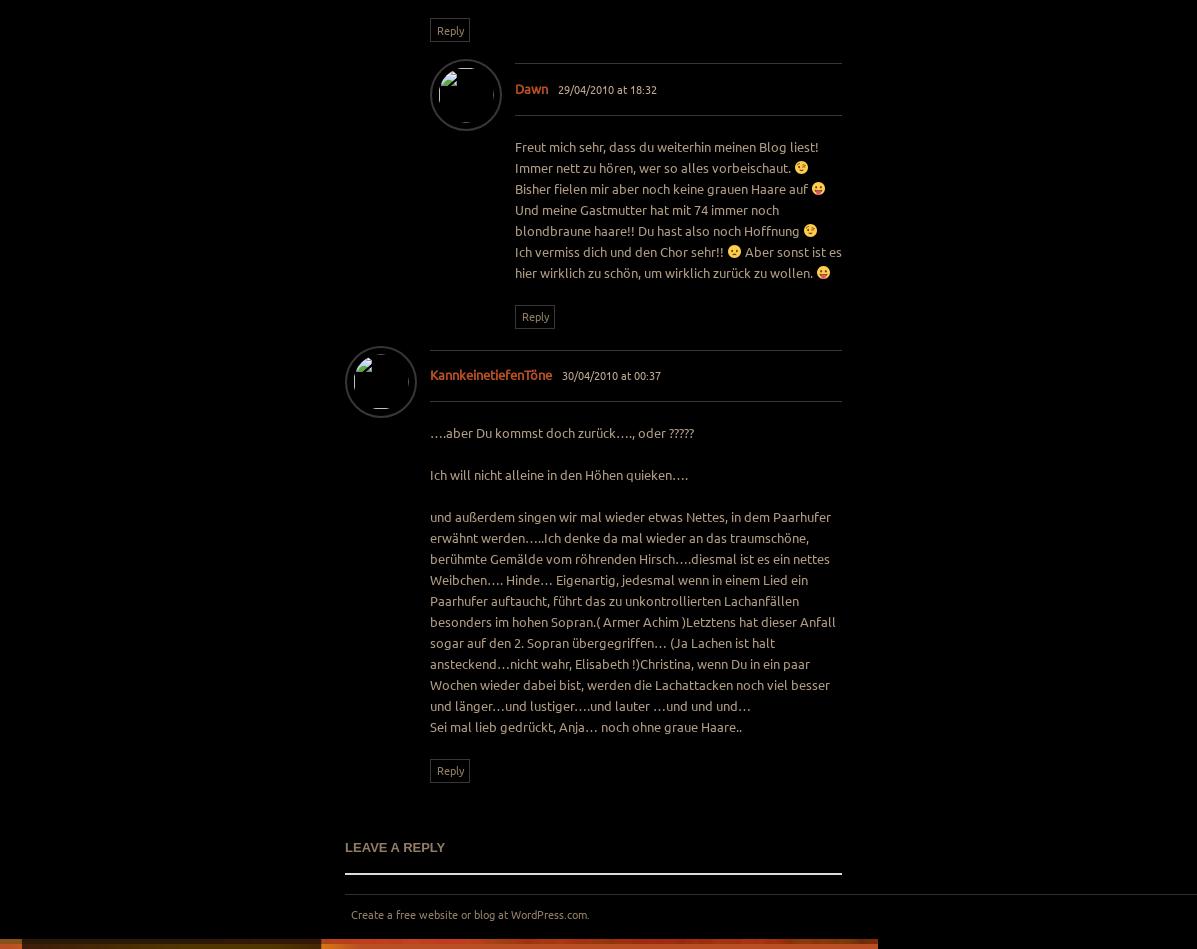 The width and height of the screenshot is (1197, 949). Describe the element at coordinates (468, 912) in the screenshot. I see `'Create a free website or blog at WordPress.com.'` at that location.